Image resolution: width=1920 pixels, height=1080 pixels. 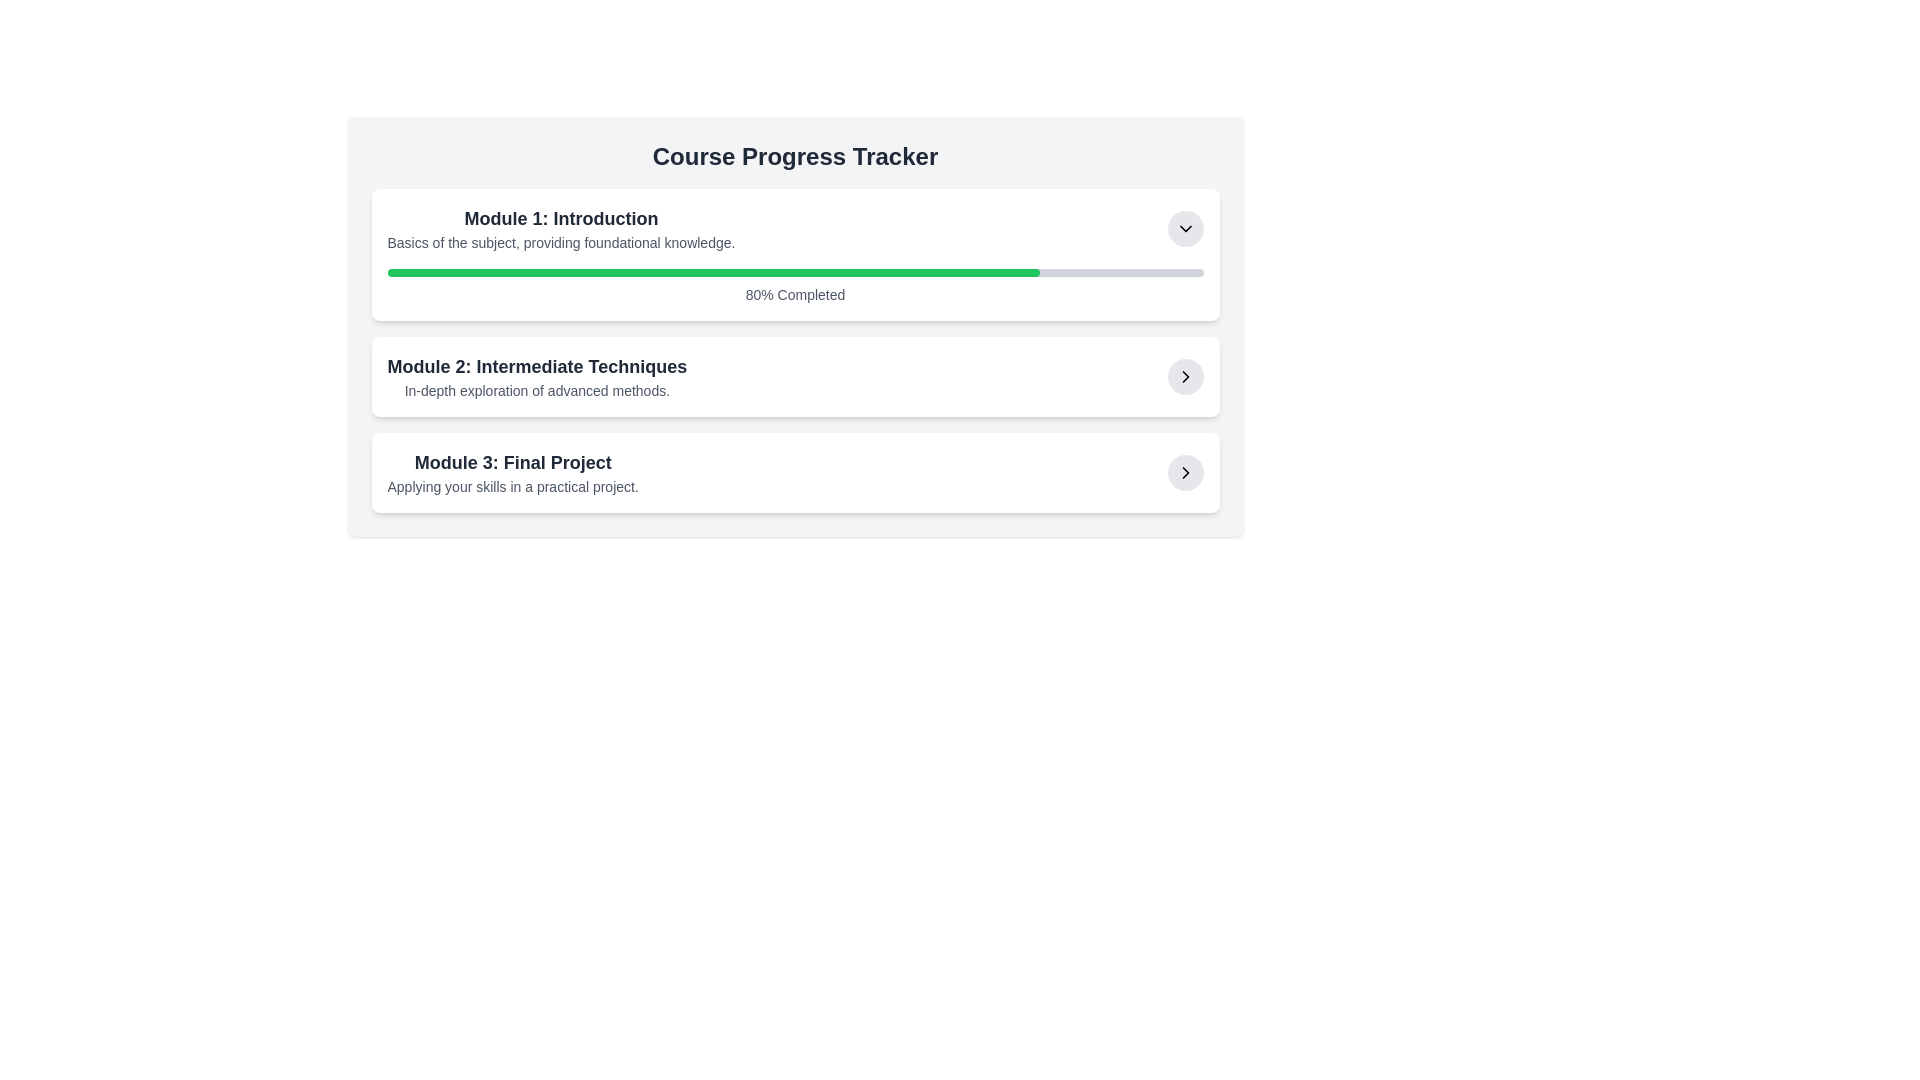 What do you see at coordinates (560, 242) in the screenshot?
I see `the area surrounding the text element that provides additional details about 'Module 1: Introduction', located below its title` at bounding box center [560, 242].